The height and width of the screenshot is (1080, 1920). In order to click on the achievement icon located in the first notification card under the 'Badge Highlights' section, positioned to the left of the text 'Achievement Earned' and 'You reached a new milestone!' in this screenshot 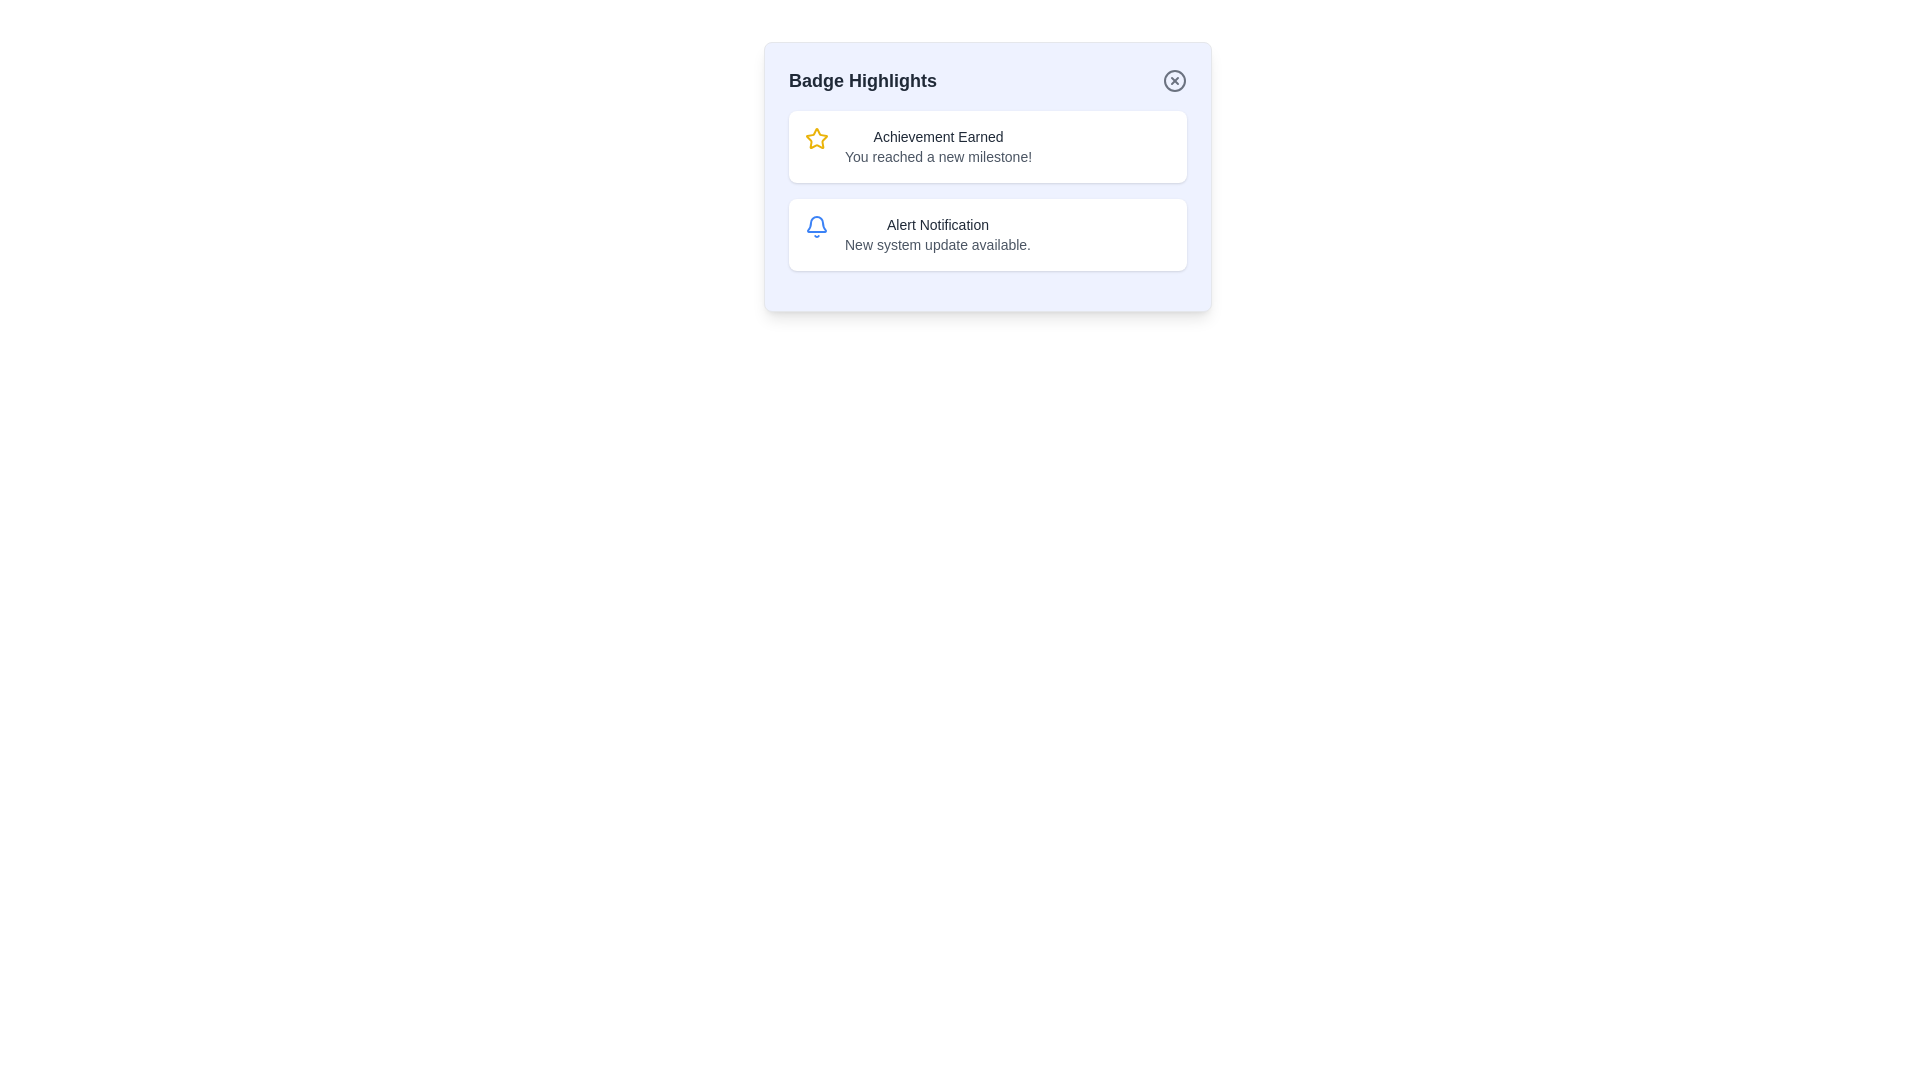, I will do `click(816, 137)`.